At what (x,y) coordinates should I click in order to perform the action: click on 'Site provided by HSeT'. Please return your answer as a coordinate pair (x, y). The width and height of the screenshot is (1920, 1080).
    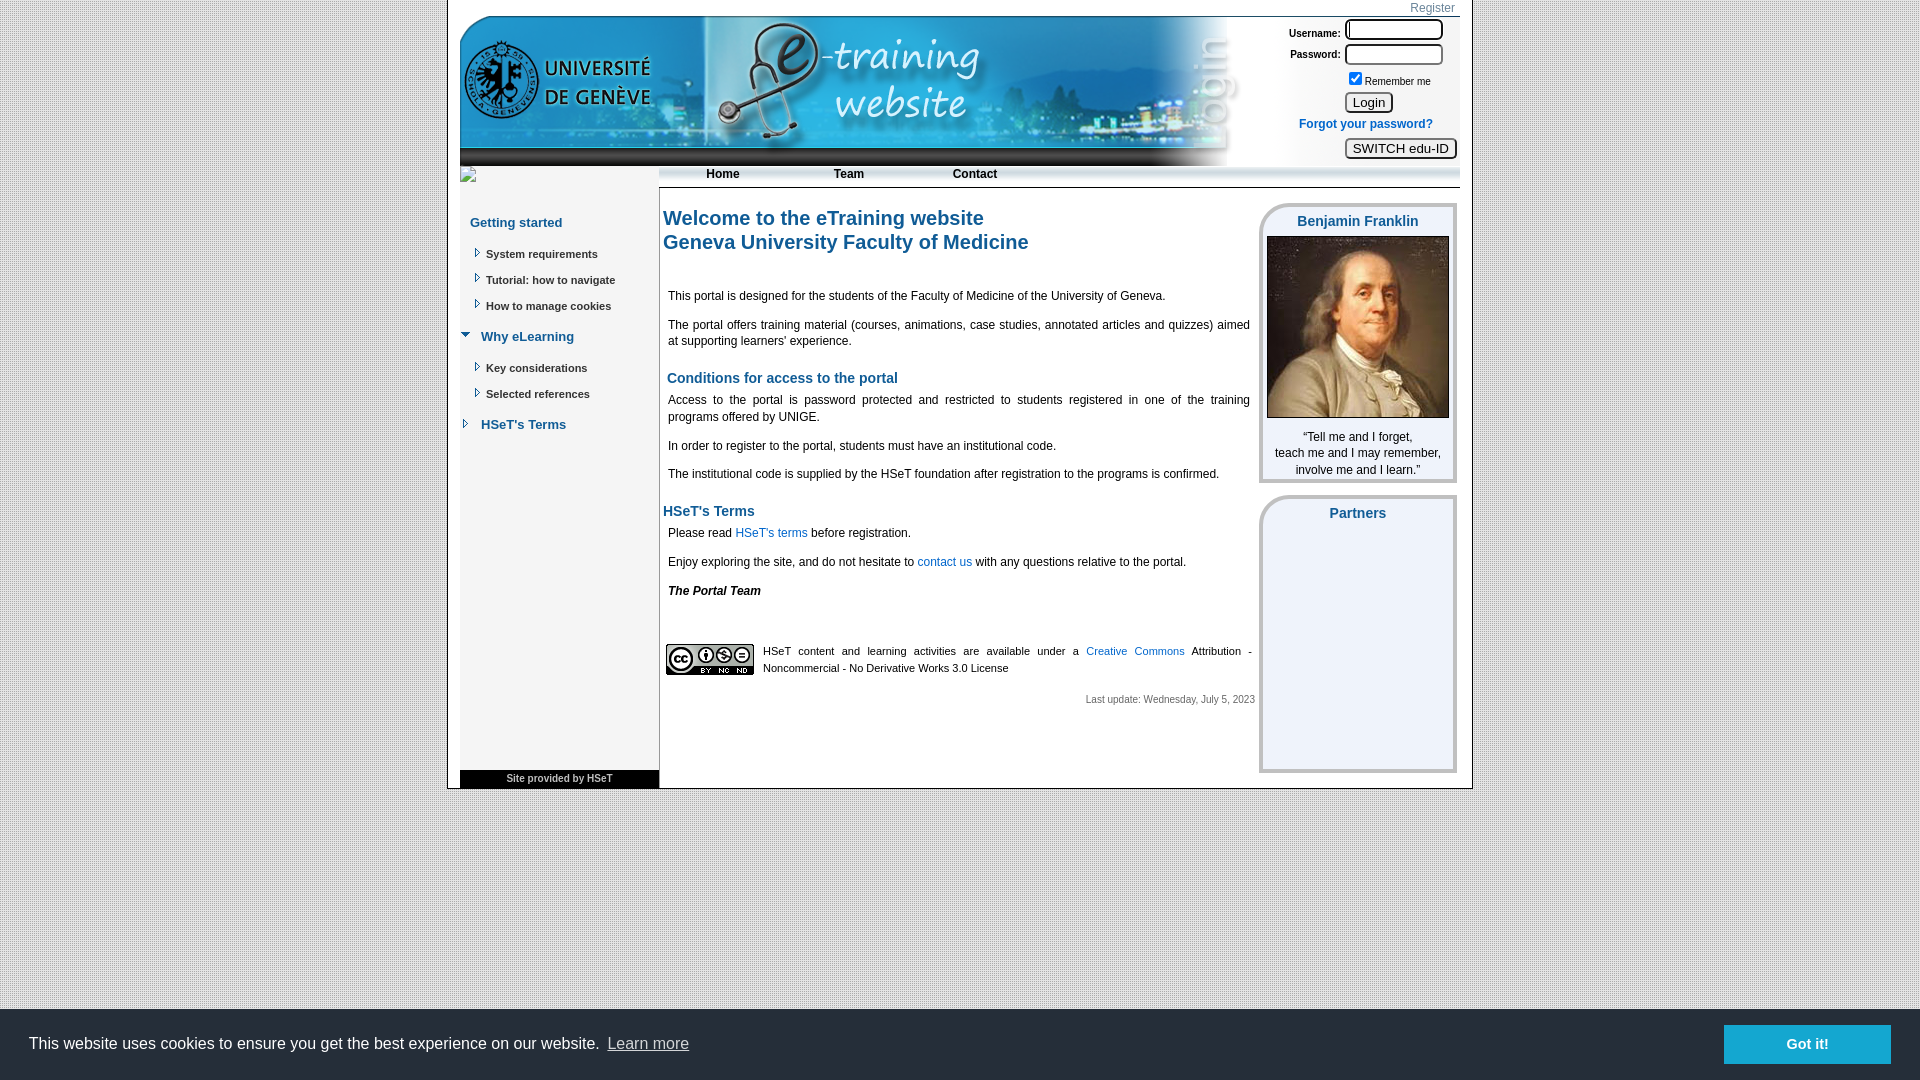
    Looking at the image, I should click on (558, 777).